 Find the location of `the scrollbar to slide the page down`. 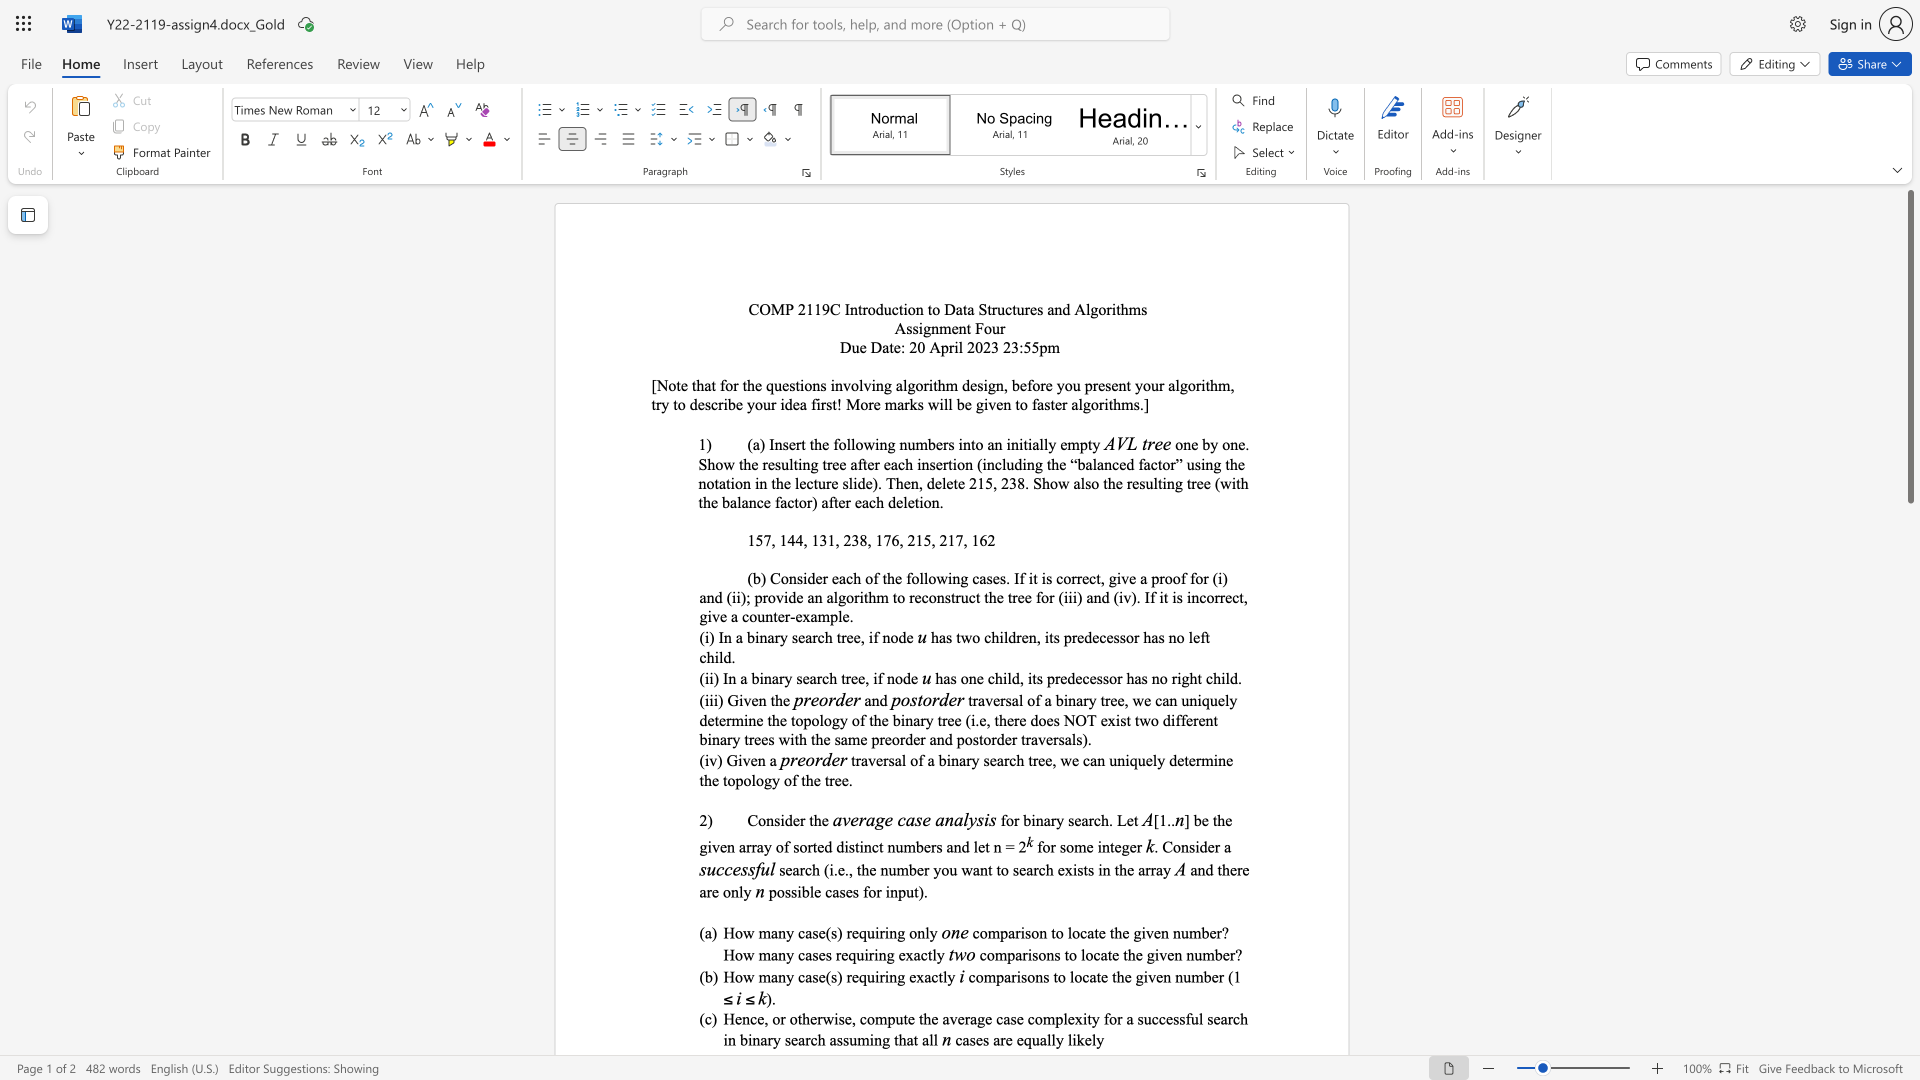

the scrollbar to slide the page down is located at coordinates (1909, 729).